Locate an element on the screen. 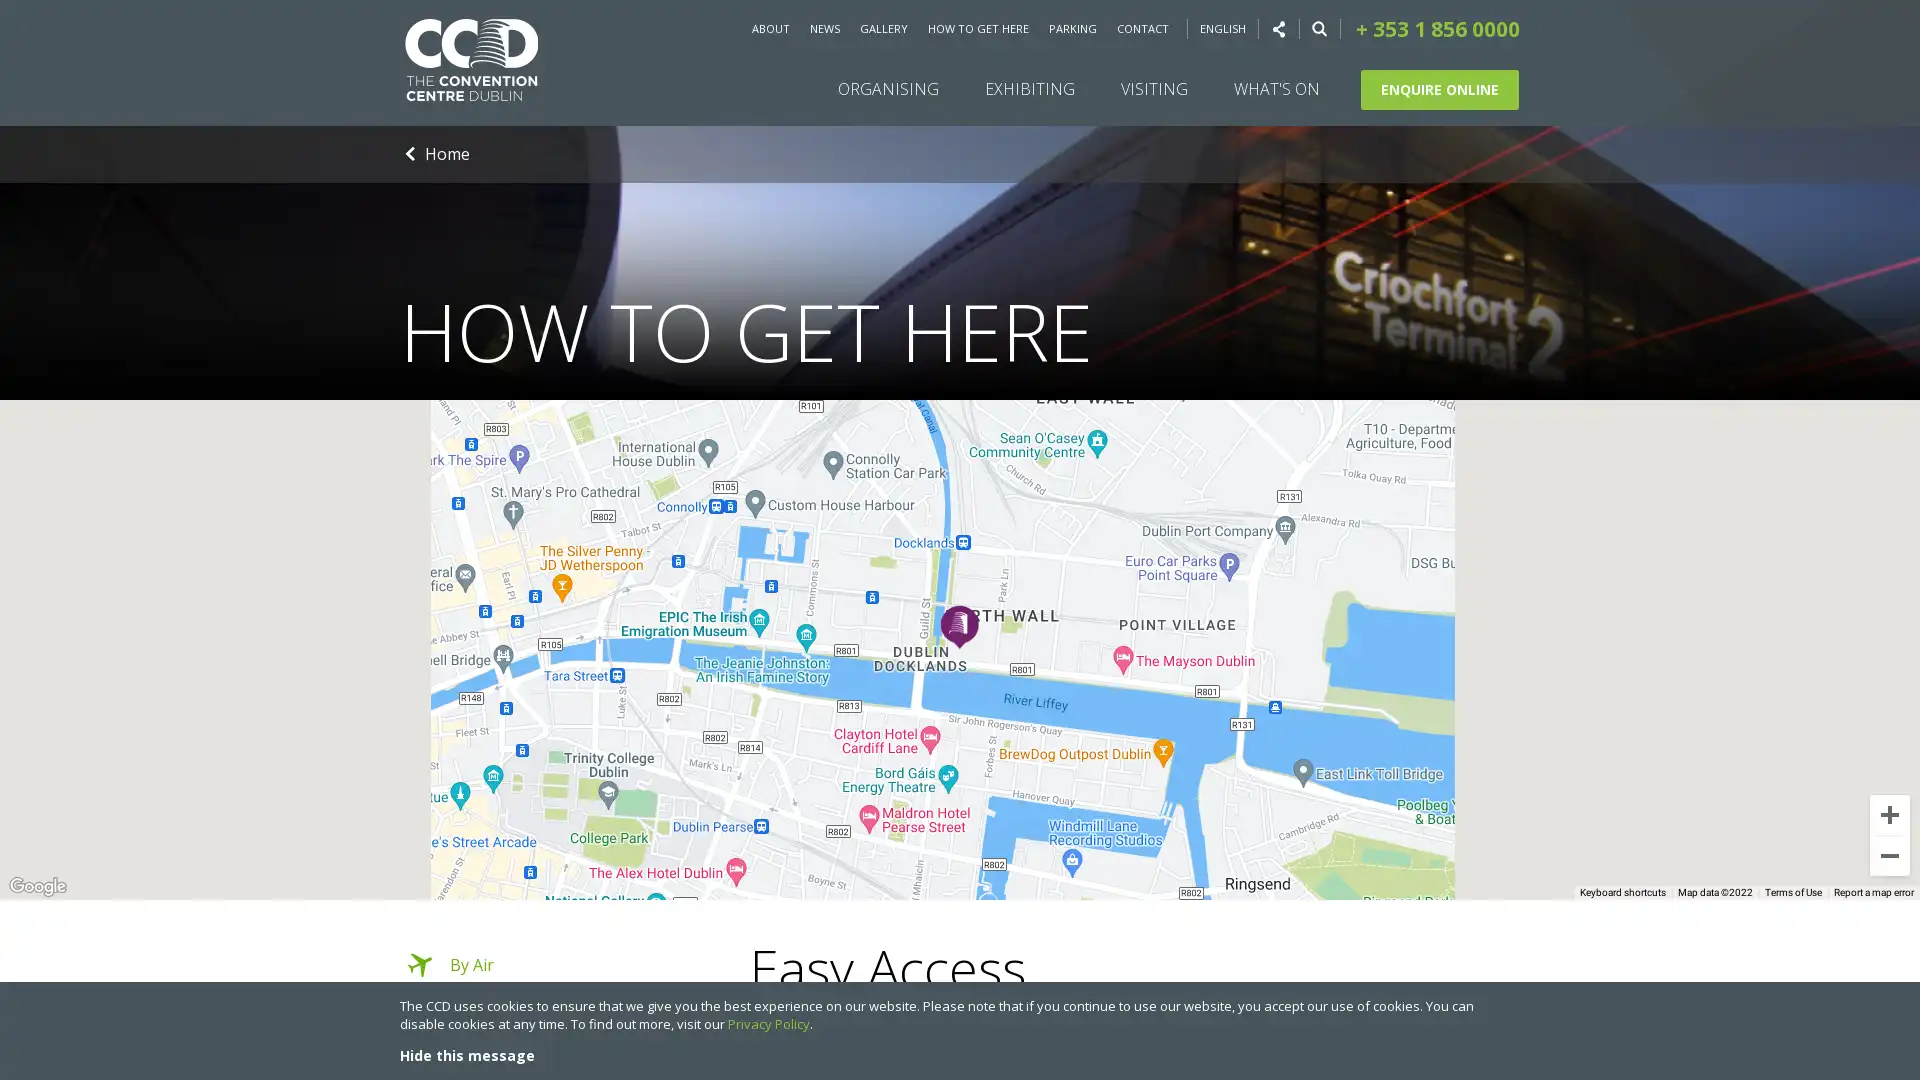 The width and height of the screenshot is (1920, 1080). Zoom in is located at coordinates (1889, 814).